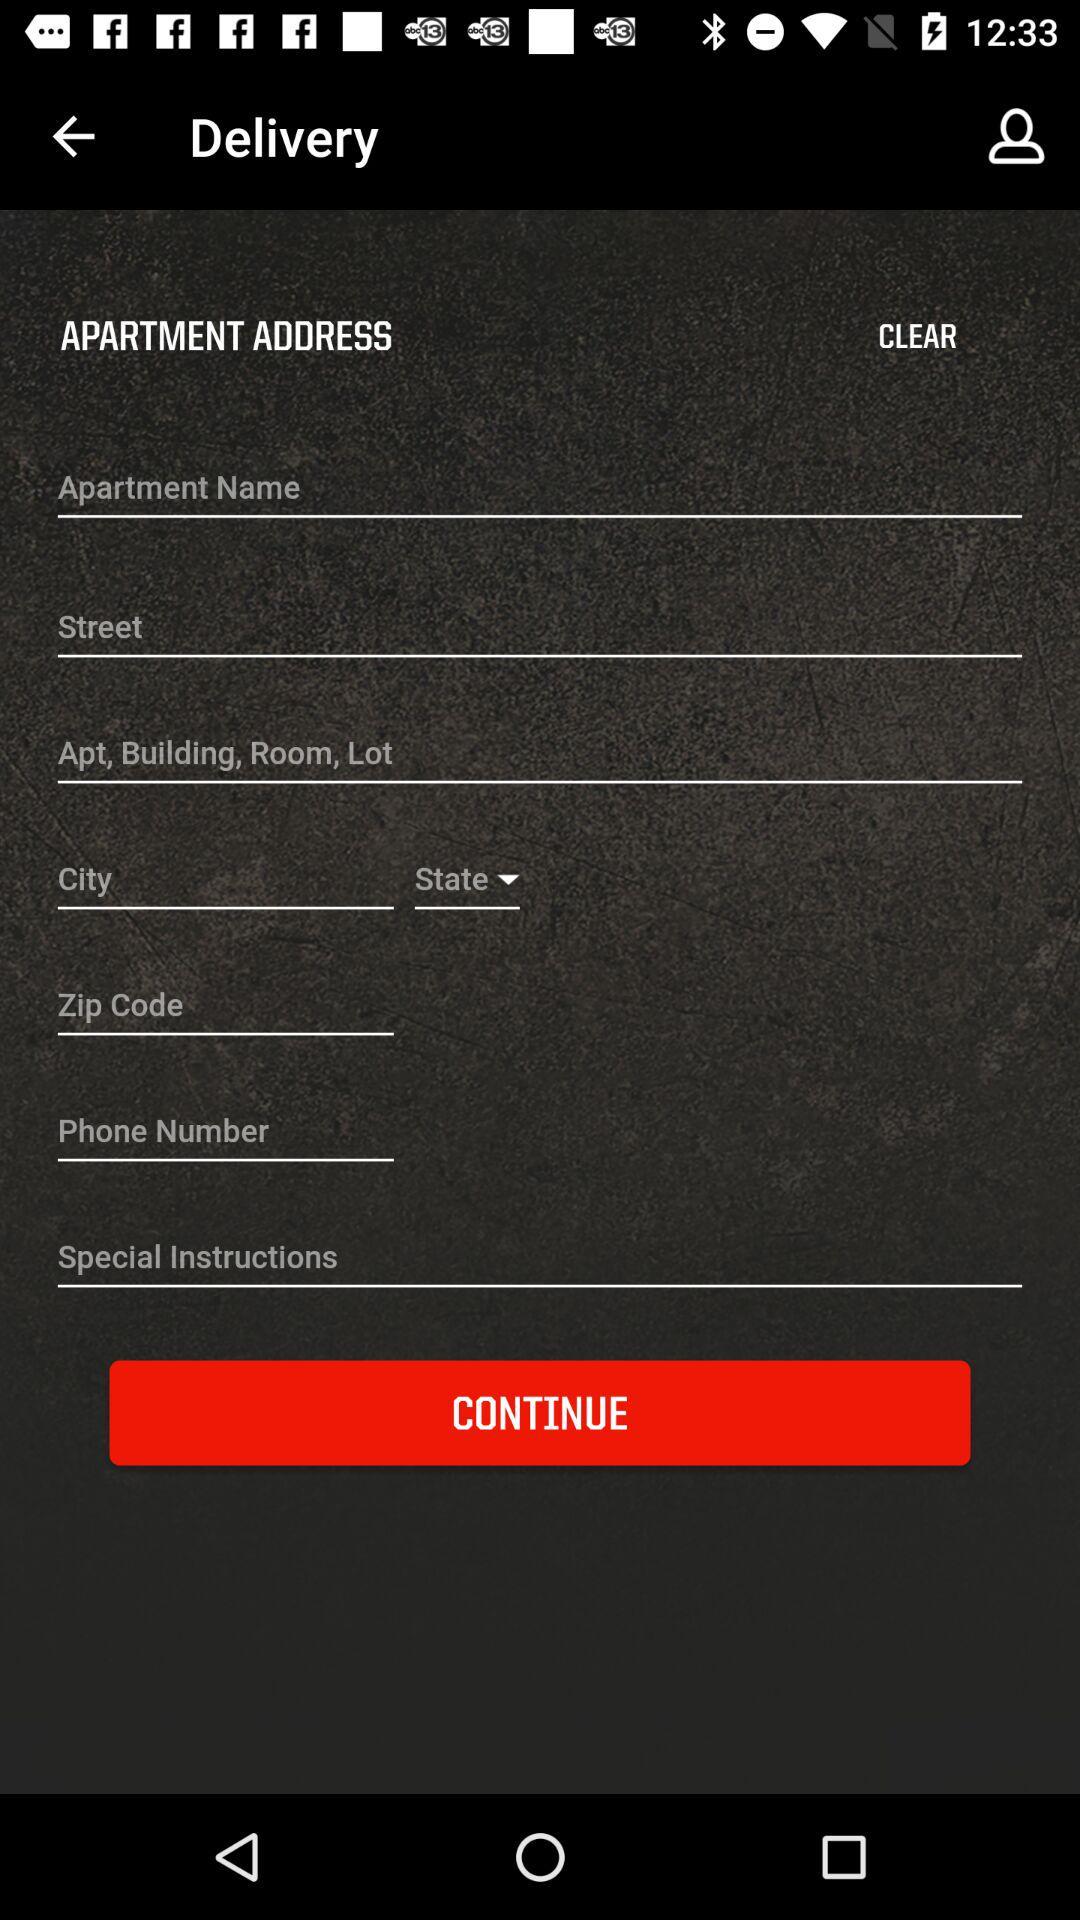 The height and width of the screenshot is (1920, 1080). What do you see at coordinates (917, 336) in the screenshot?
I see `the clear item` at bounding box center [917, 336].